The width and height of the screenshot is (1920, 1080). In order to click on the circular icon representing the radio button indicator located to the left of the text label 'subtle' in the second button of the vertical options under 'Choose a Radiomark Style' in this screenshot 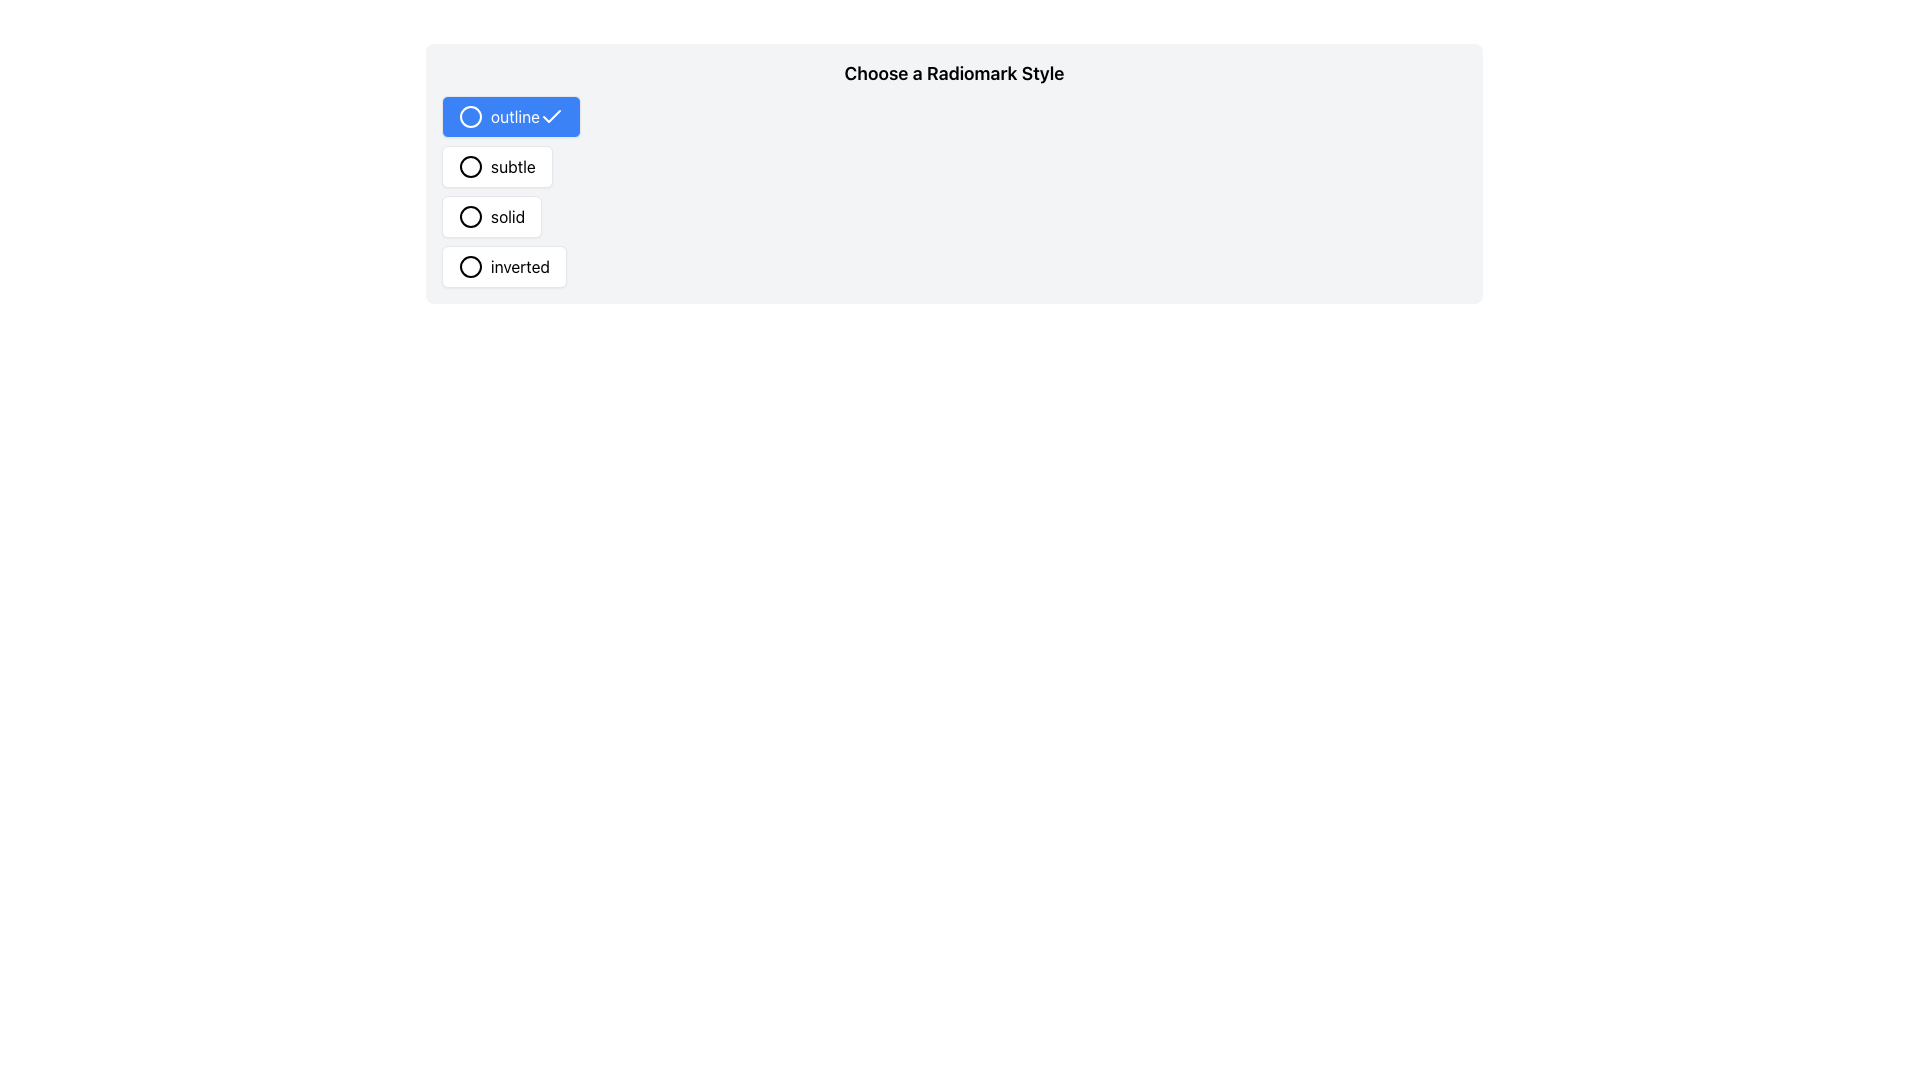, I will do `click(469, 165)`.